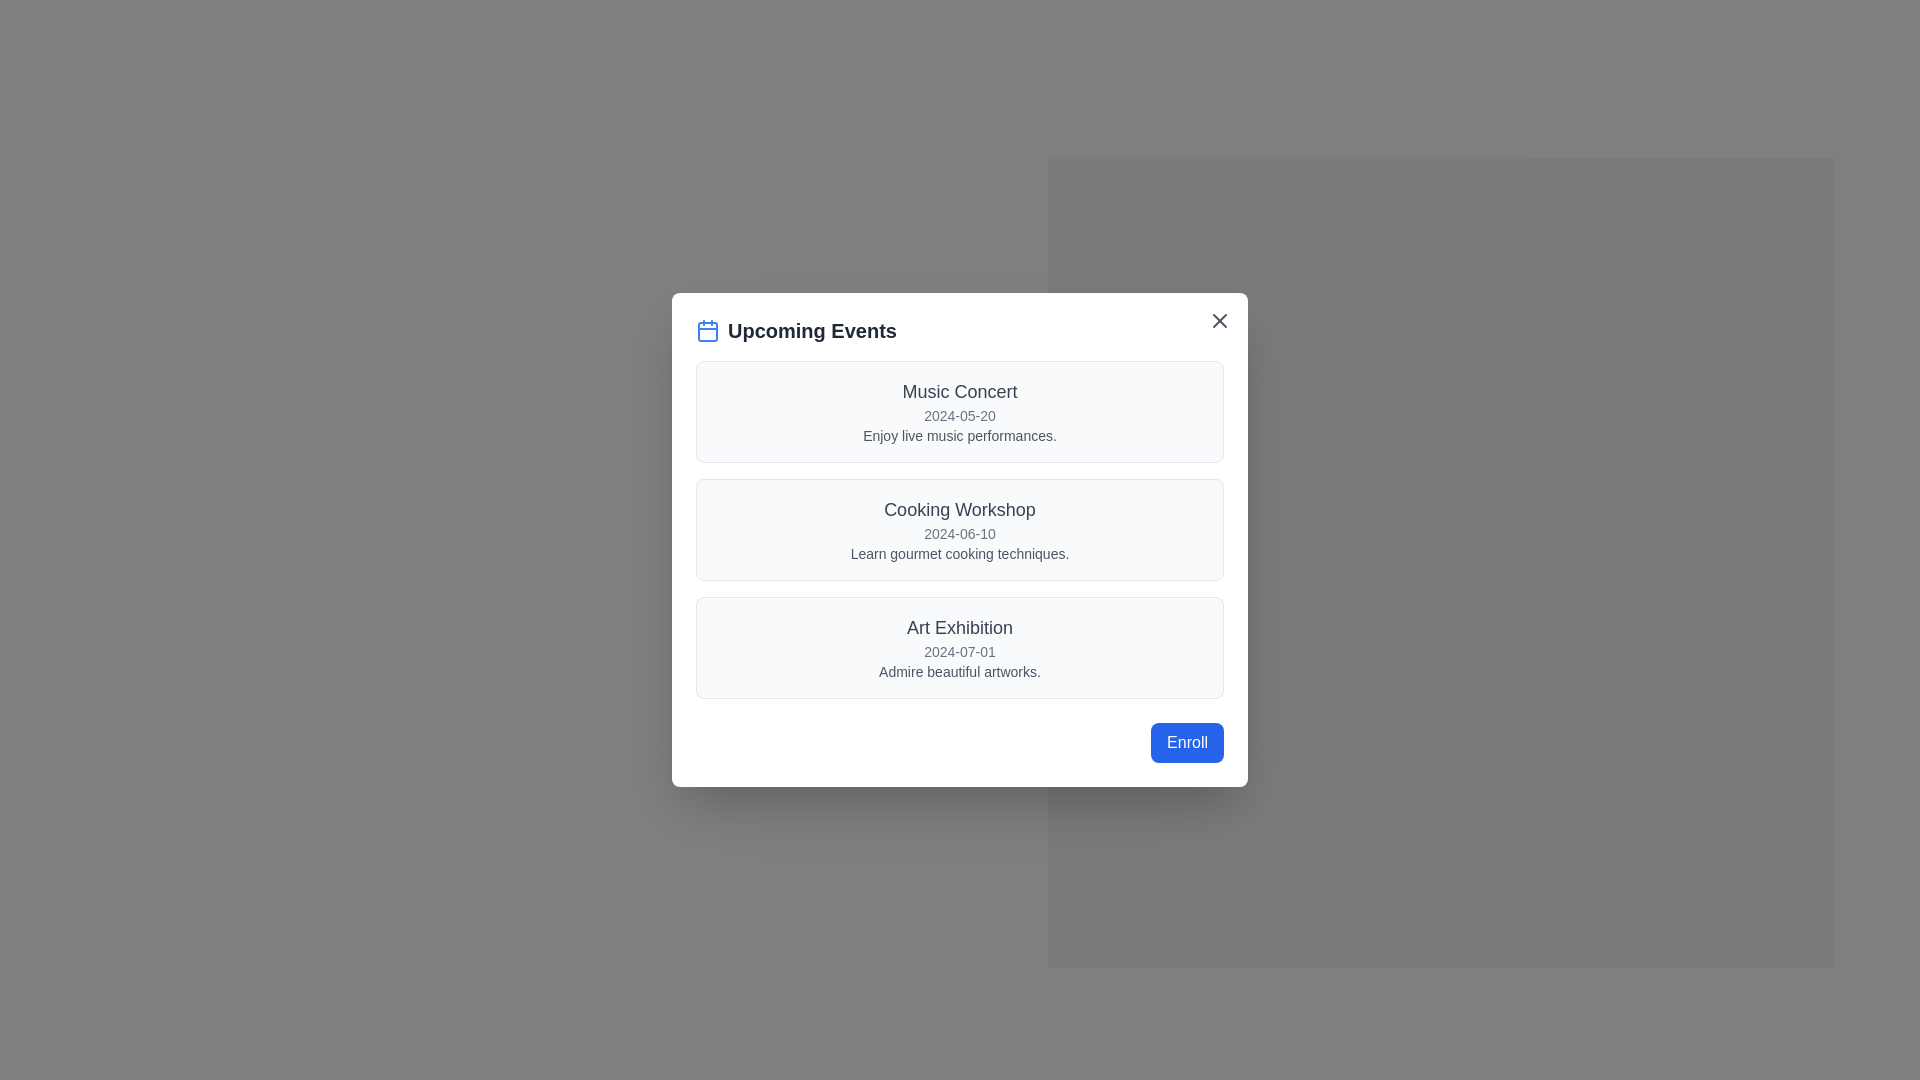  Describe the element at coordinates (960, 415) in the screenshot. I see `the text label displaying the scheduled date of the 'Music Concert' event, which is positioned below the event title and above the description in the first event card` at that location.